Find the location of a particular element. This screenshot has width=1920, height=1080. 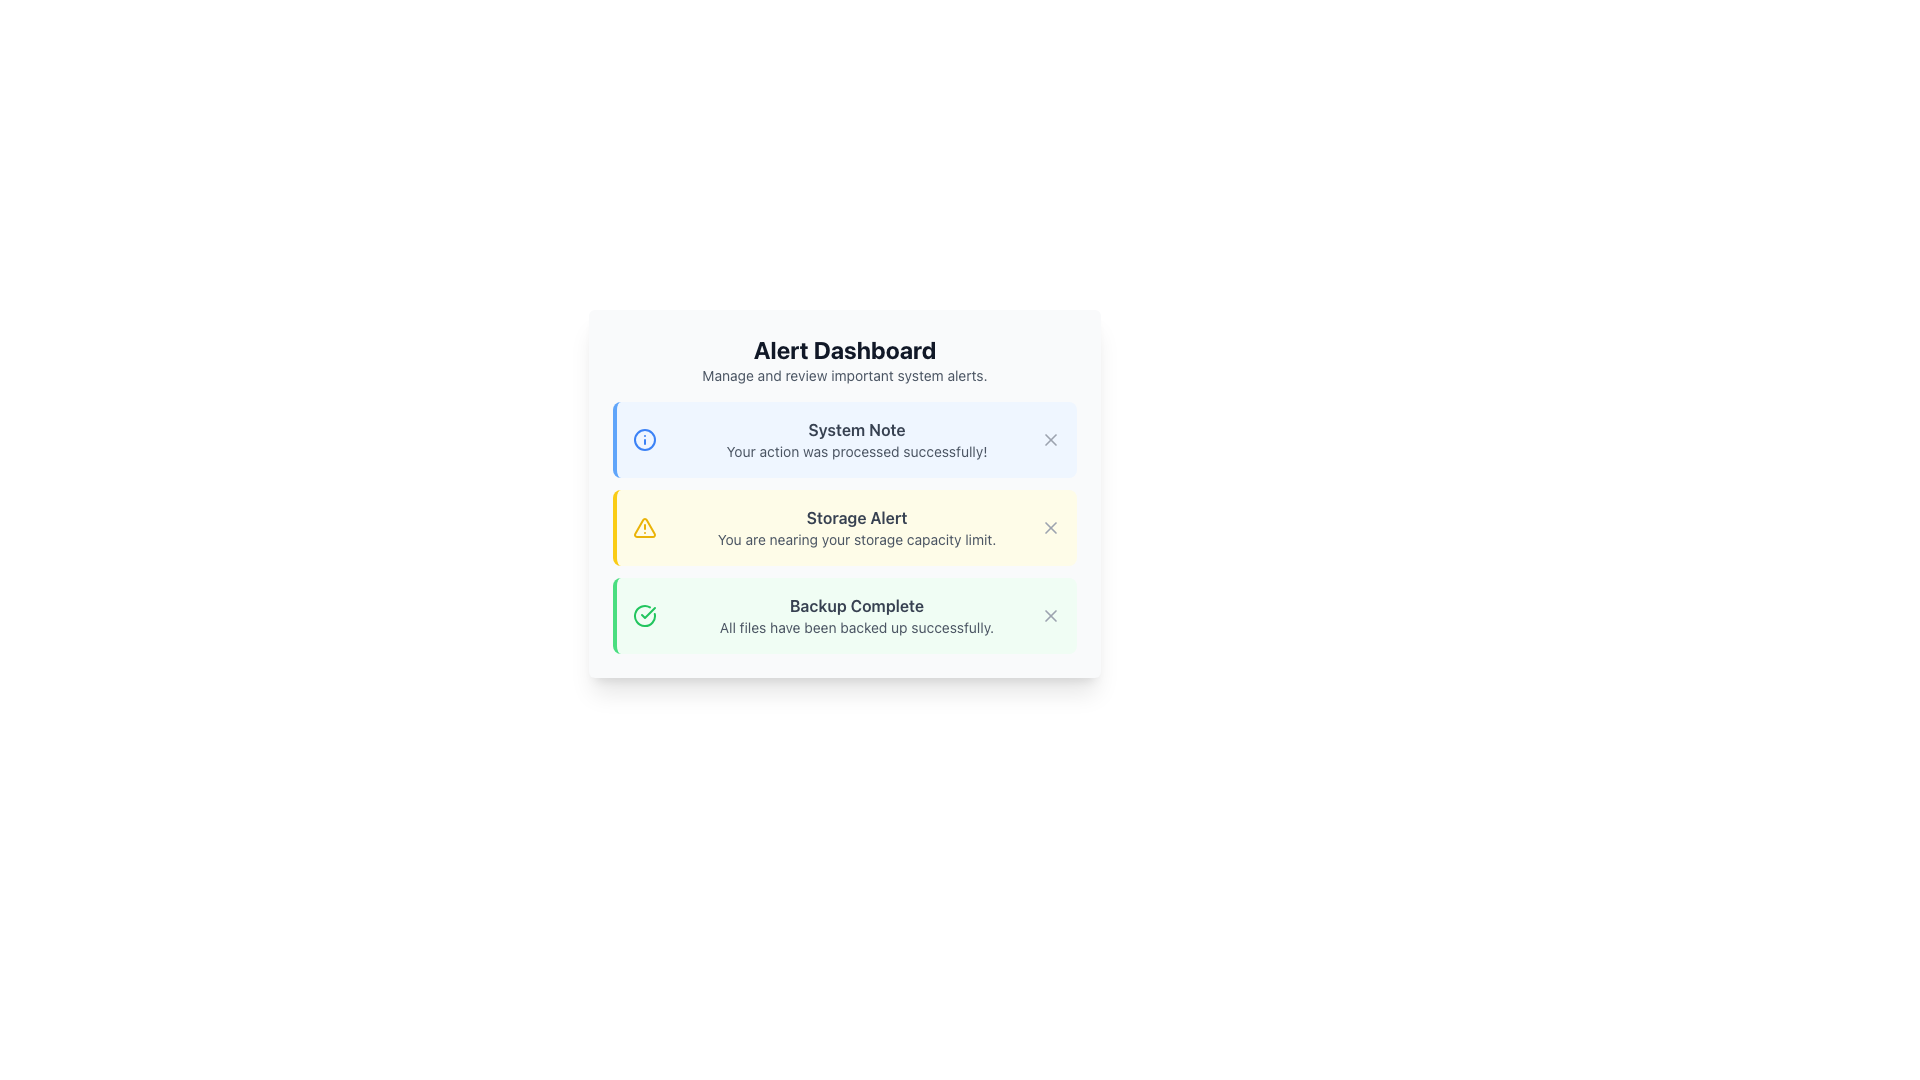

the static text label that reads 'You are nearing your storage capacity limit.' is located at coordinates (857, 540).